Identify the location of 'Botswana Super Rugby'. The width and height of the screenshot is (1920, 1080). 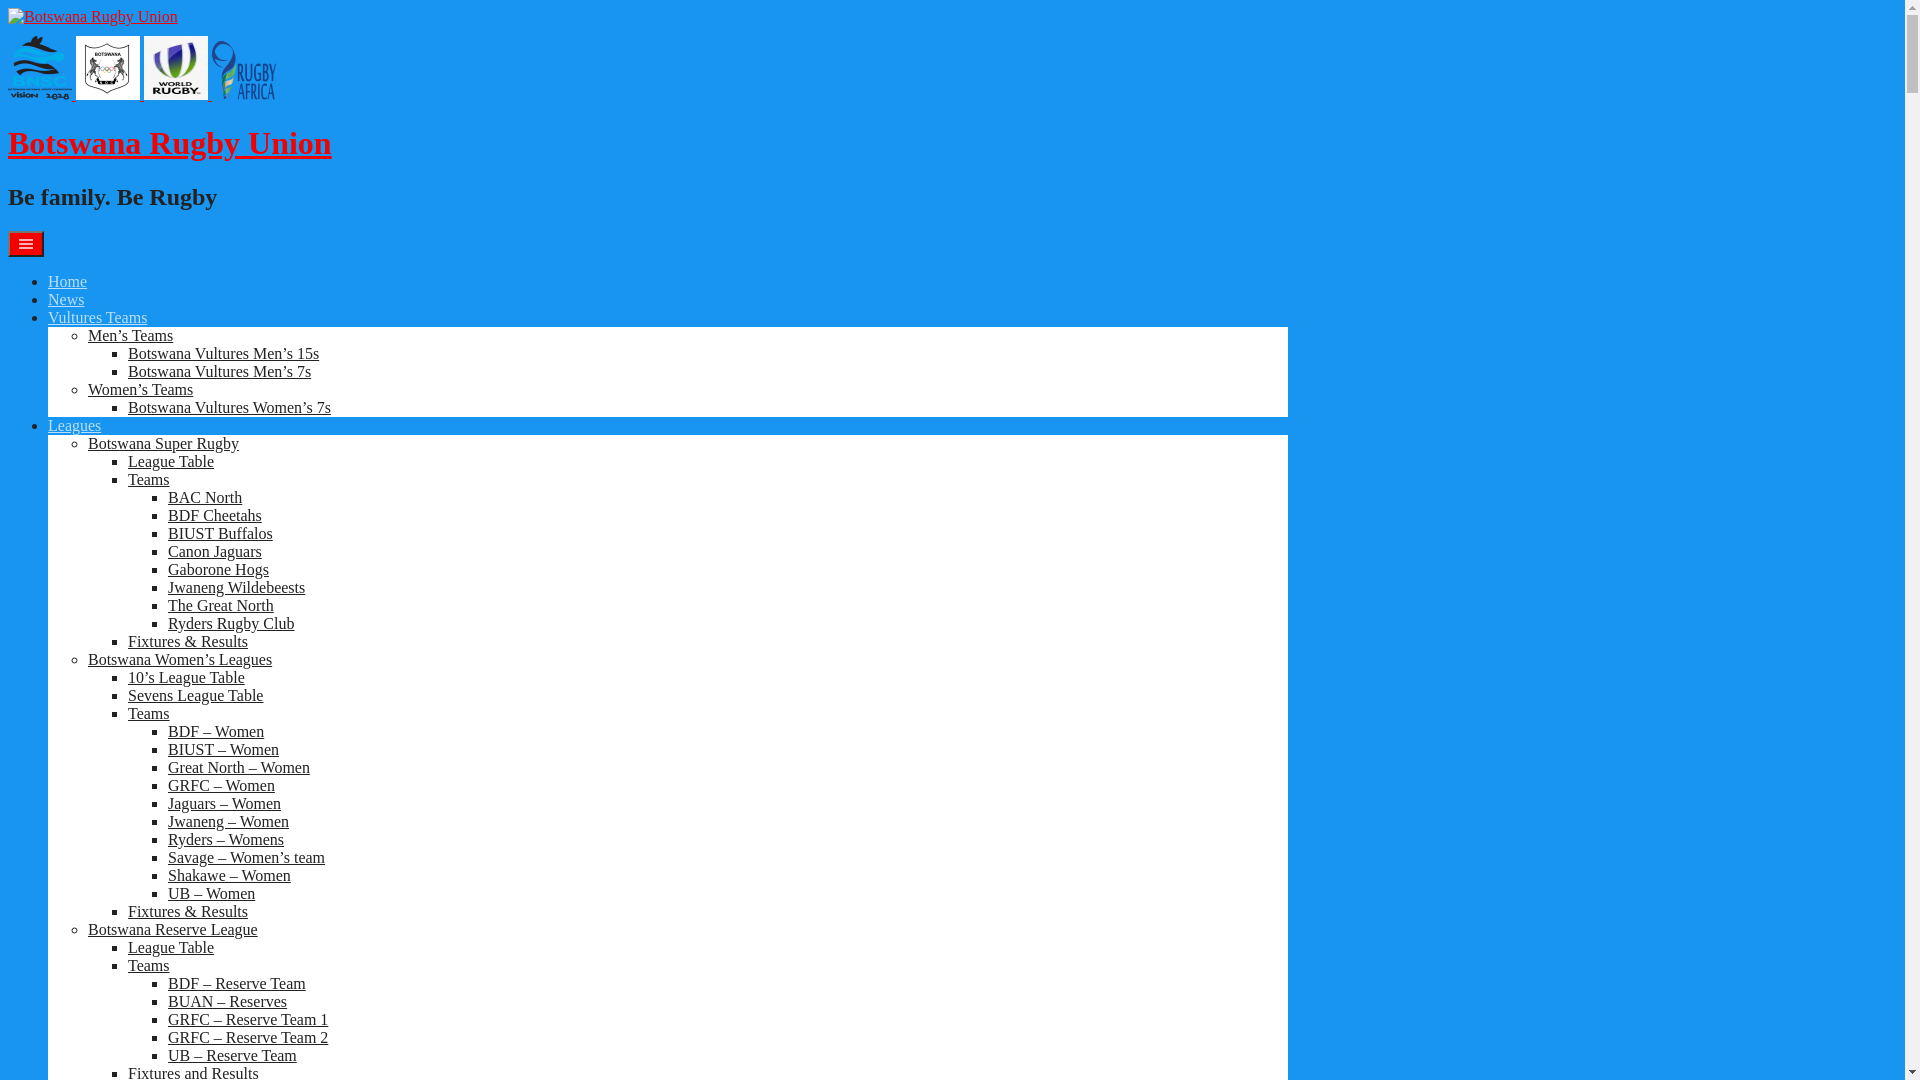
(163, 442).